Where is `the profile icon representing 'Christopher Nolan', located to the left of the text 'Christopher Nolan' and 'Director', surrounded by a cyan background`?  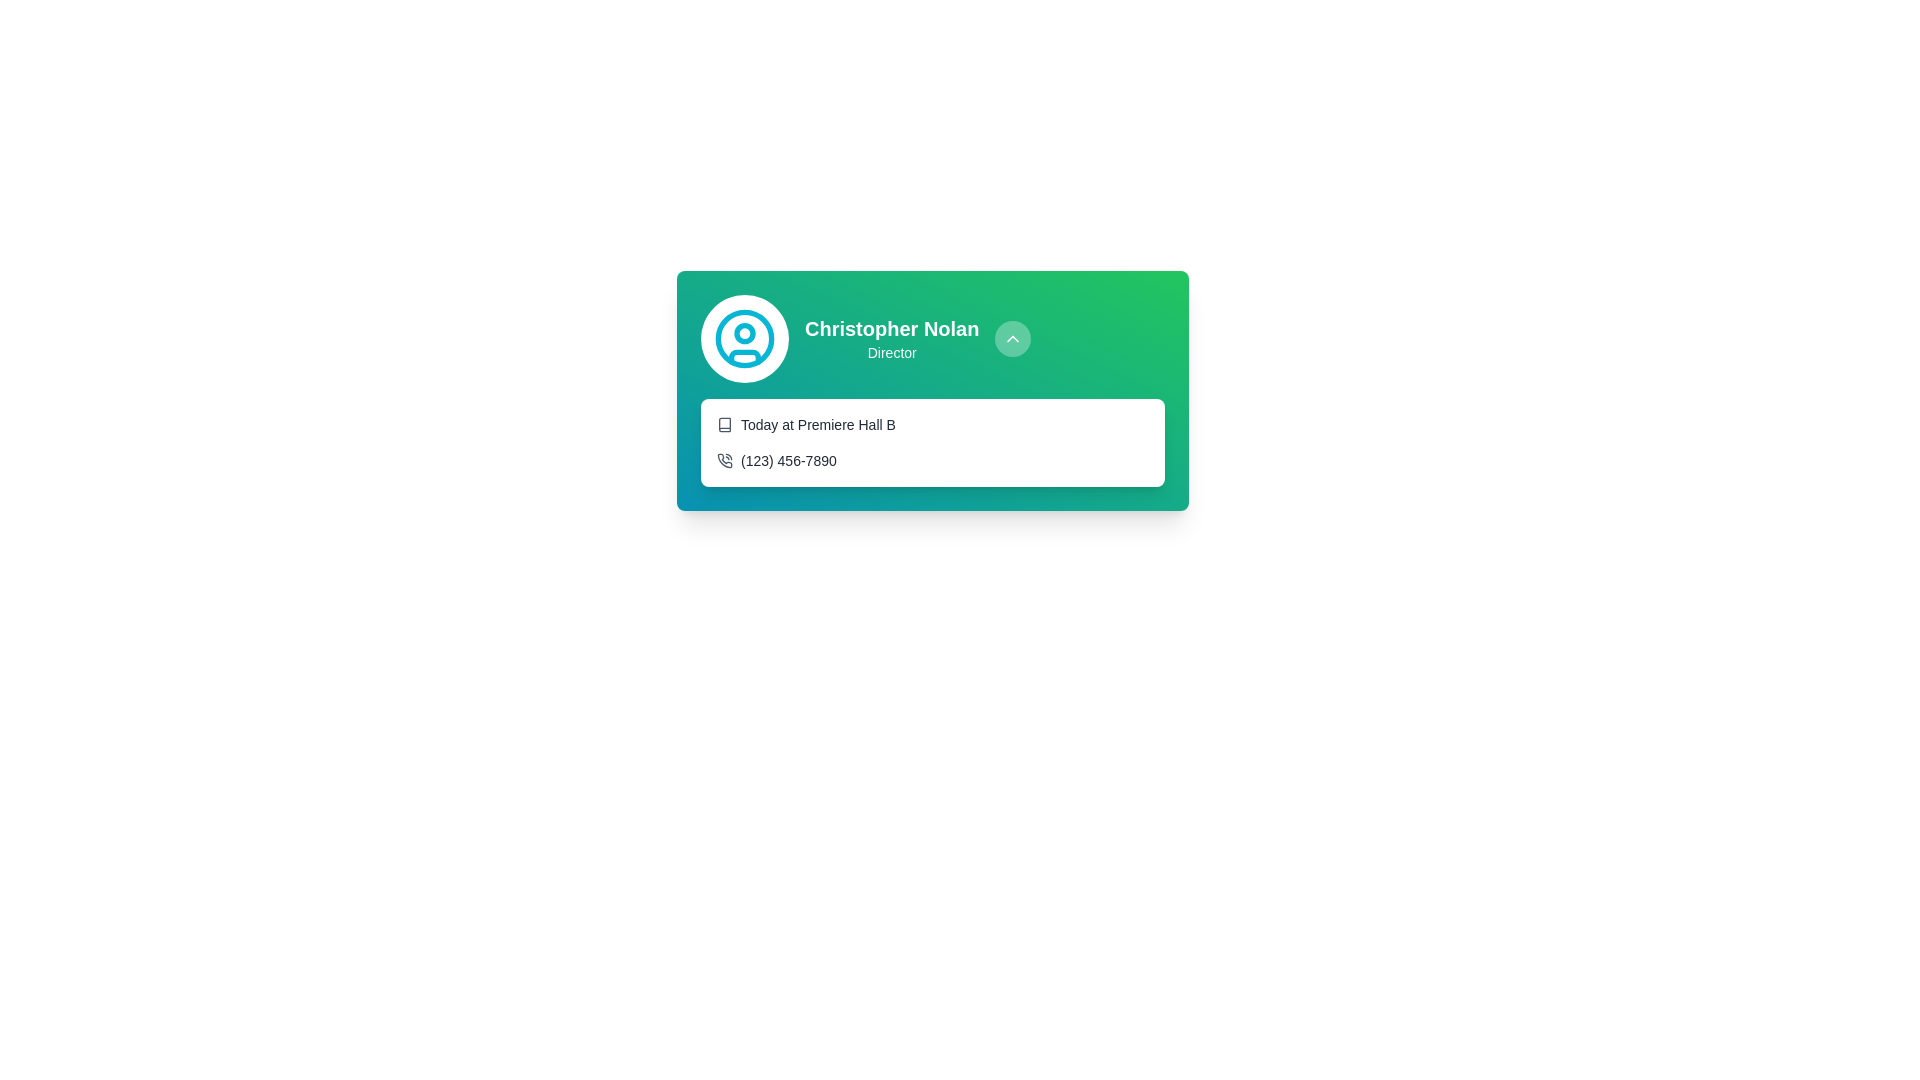 the profile icon representing 'Christopher Nolan', located to the left of the text 'Christopher Nolan' and 'Director', surrounded by a cyan background is located at coordinates (743, 338).